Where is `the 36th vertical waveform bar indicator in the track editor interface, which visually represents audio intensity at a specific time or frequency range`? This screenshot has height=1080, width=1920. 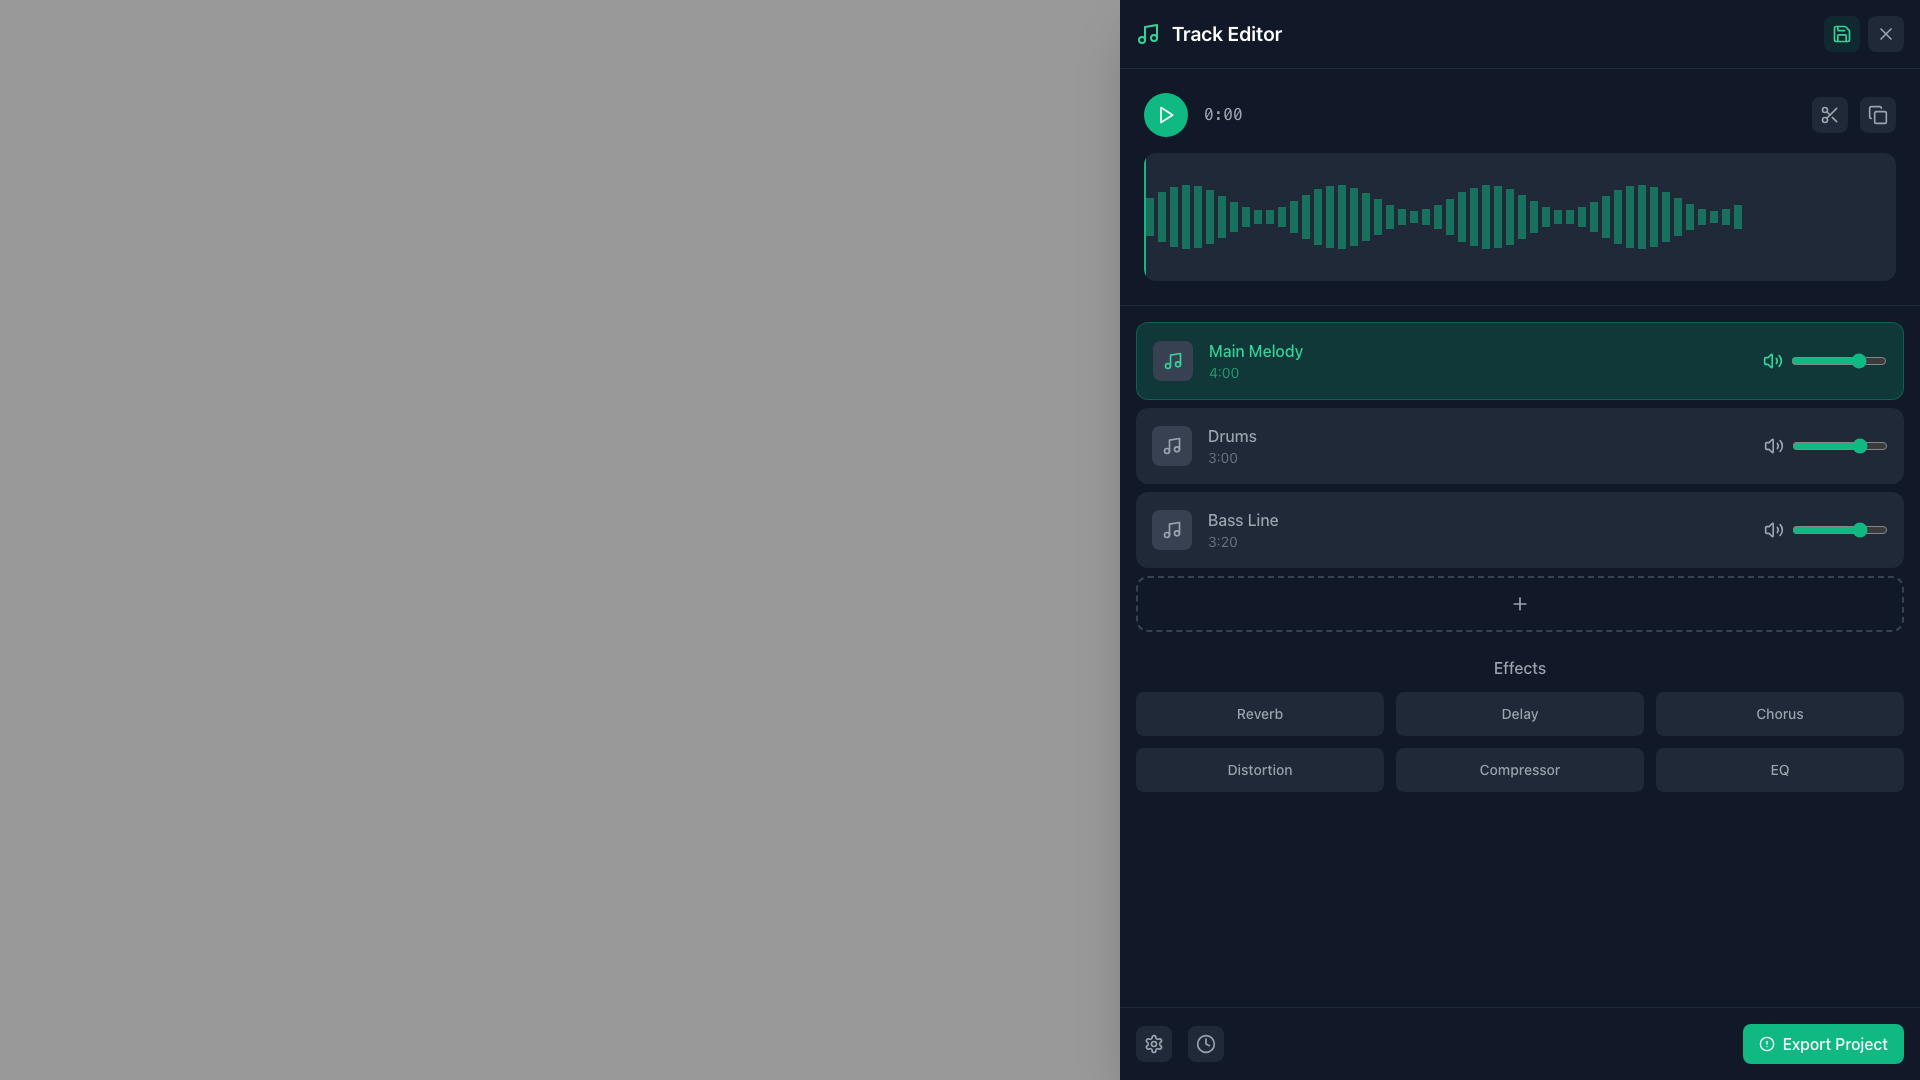 the 36th vertical waveform bar indicator in the track editor interface, which visually represents audio intensity at a specific time or frequency range is located at coordinates (1617, 216).